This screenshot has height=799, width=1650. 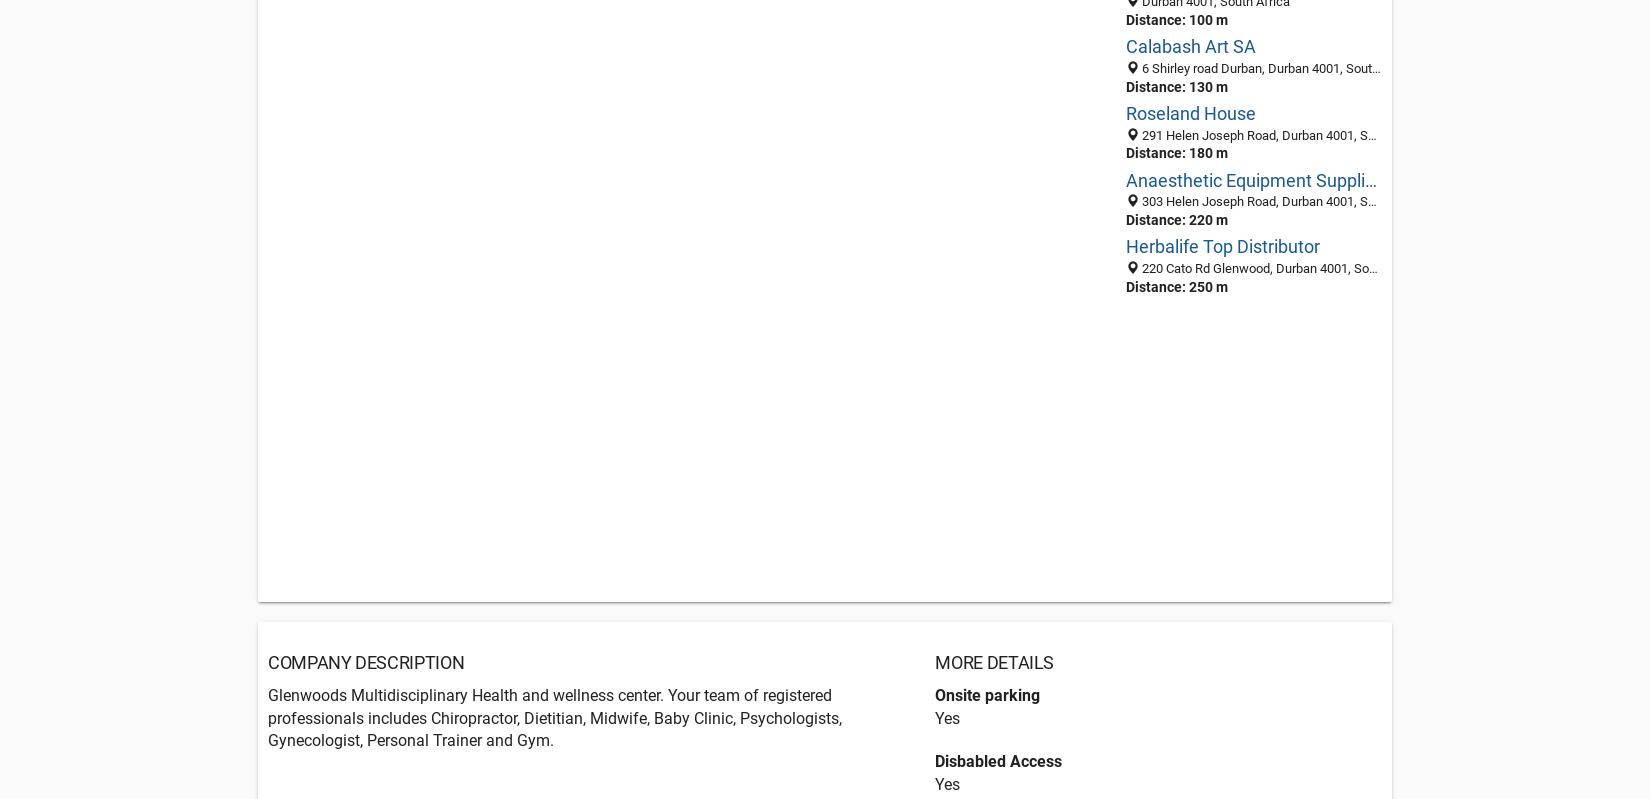 What do you see at coordinates (365, 660) in the screenshot?
I see `'Company description'` at bounding box center [365, 660].